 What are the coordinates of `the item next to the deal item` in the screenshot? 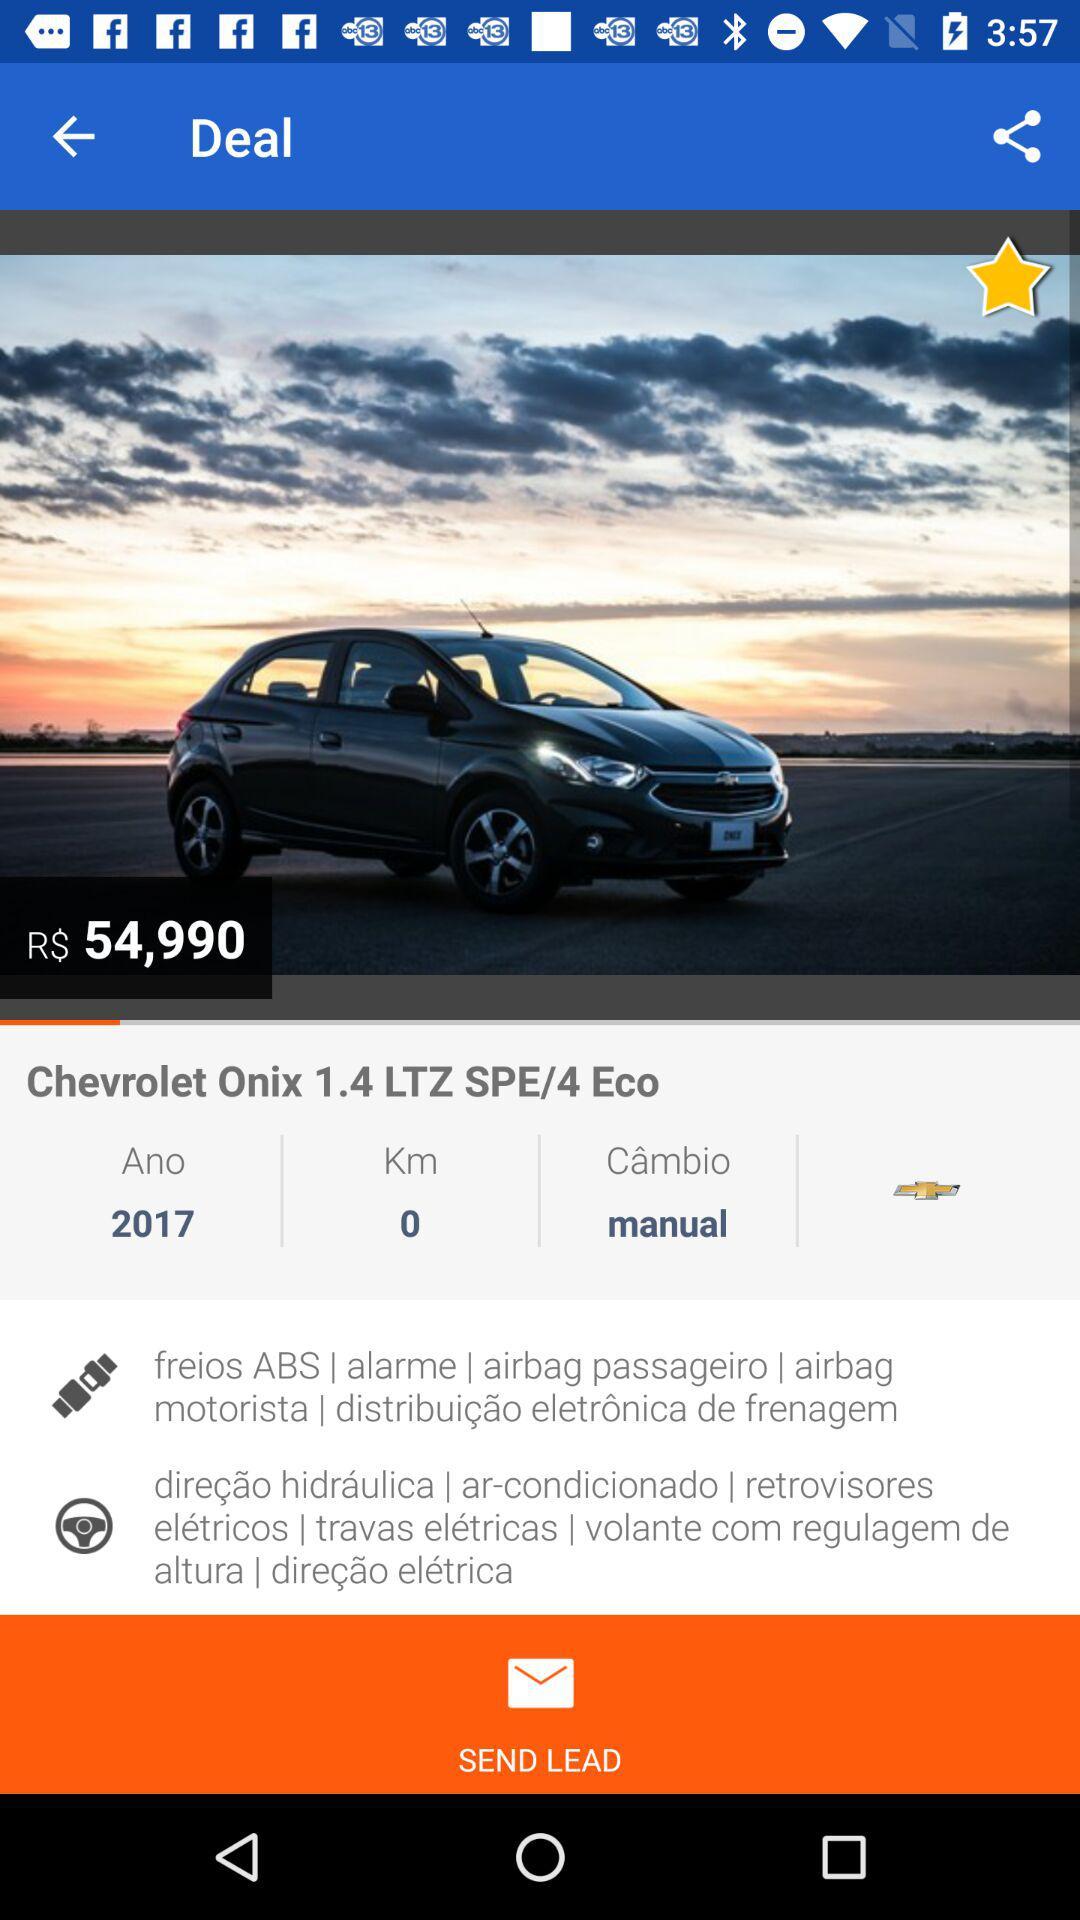 It's located at (1017, 135).